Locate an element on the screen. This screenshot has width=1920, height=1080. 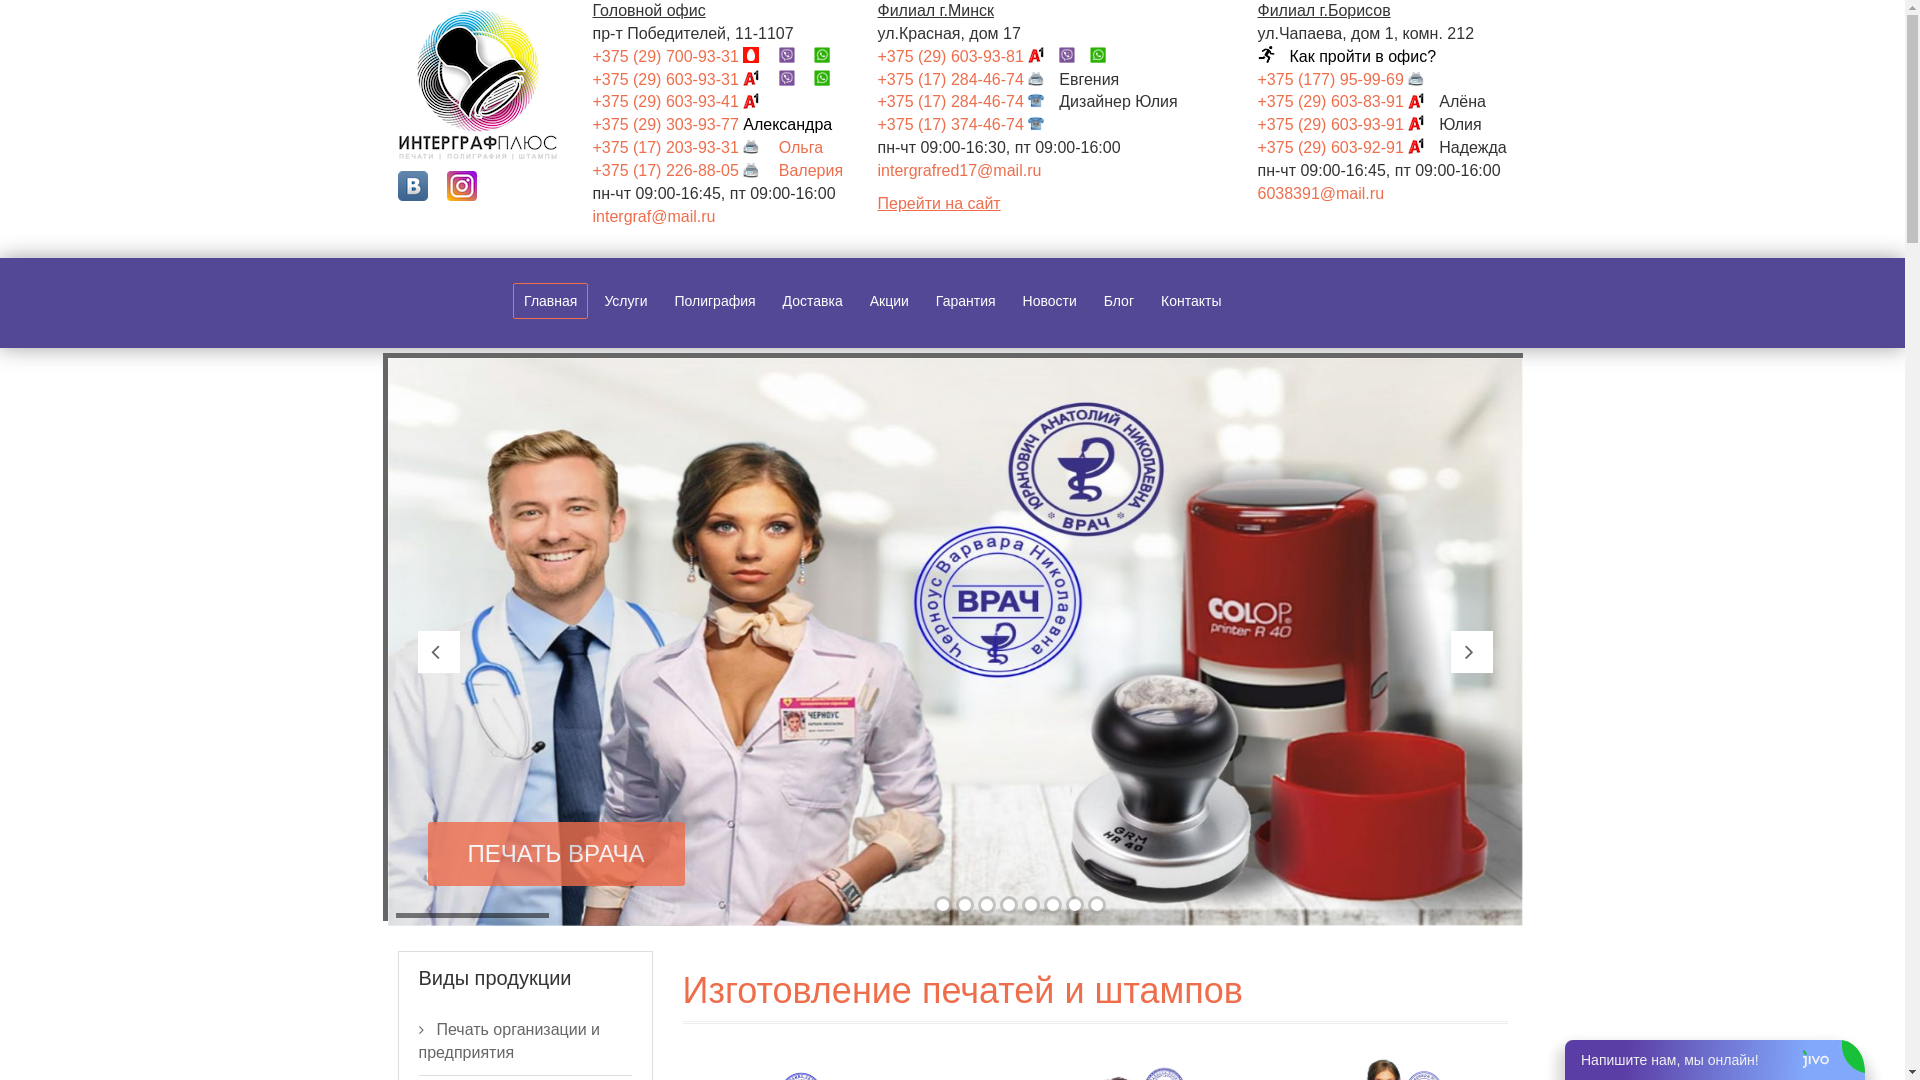
'+375 (29) 603-93-91 ' is located at coordinates (1256, 124).